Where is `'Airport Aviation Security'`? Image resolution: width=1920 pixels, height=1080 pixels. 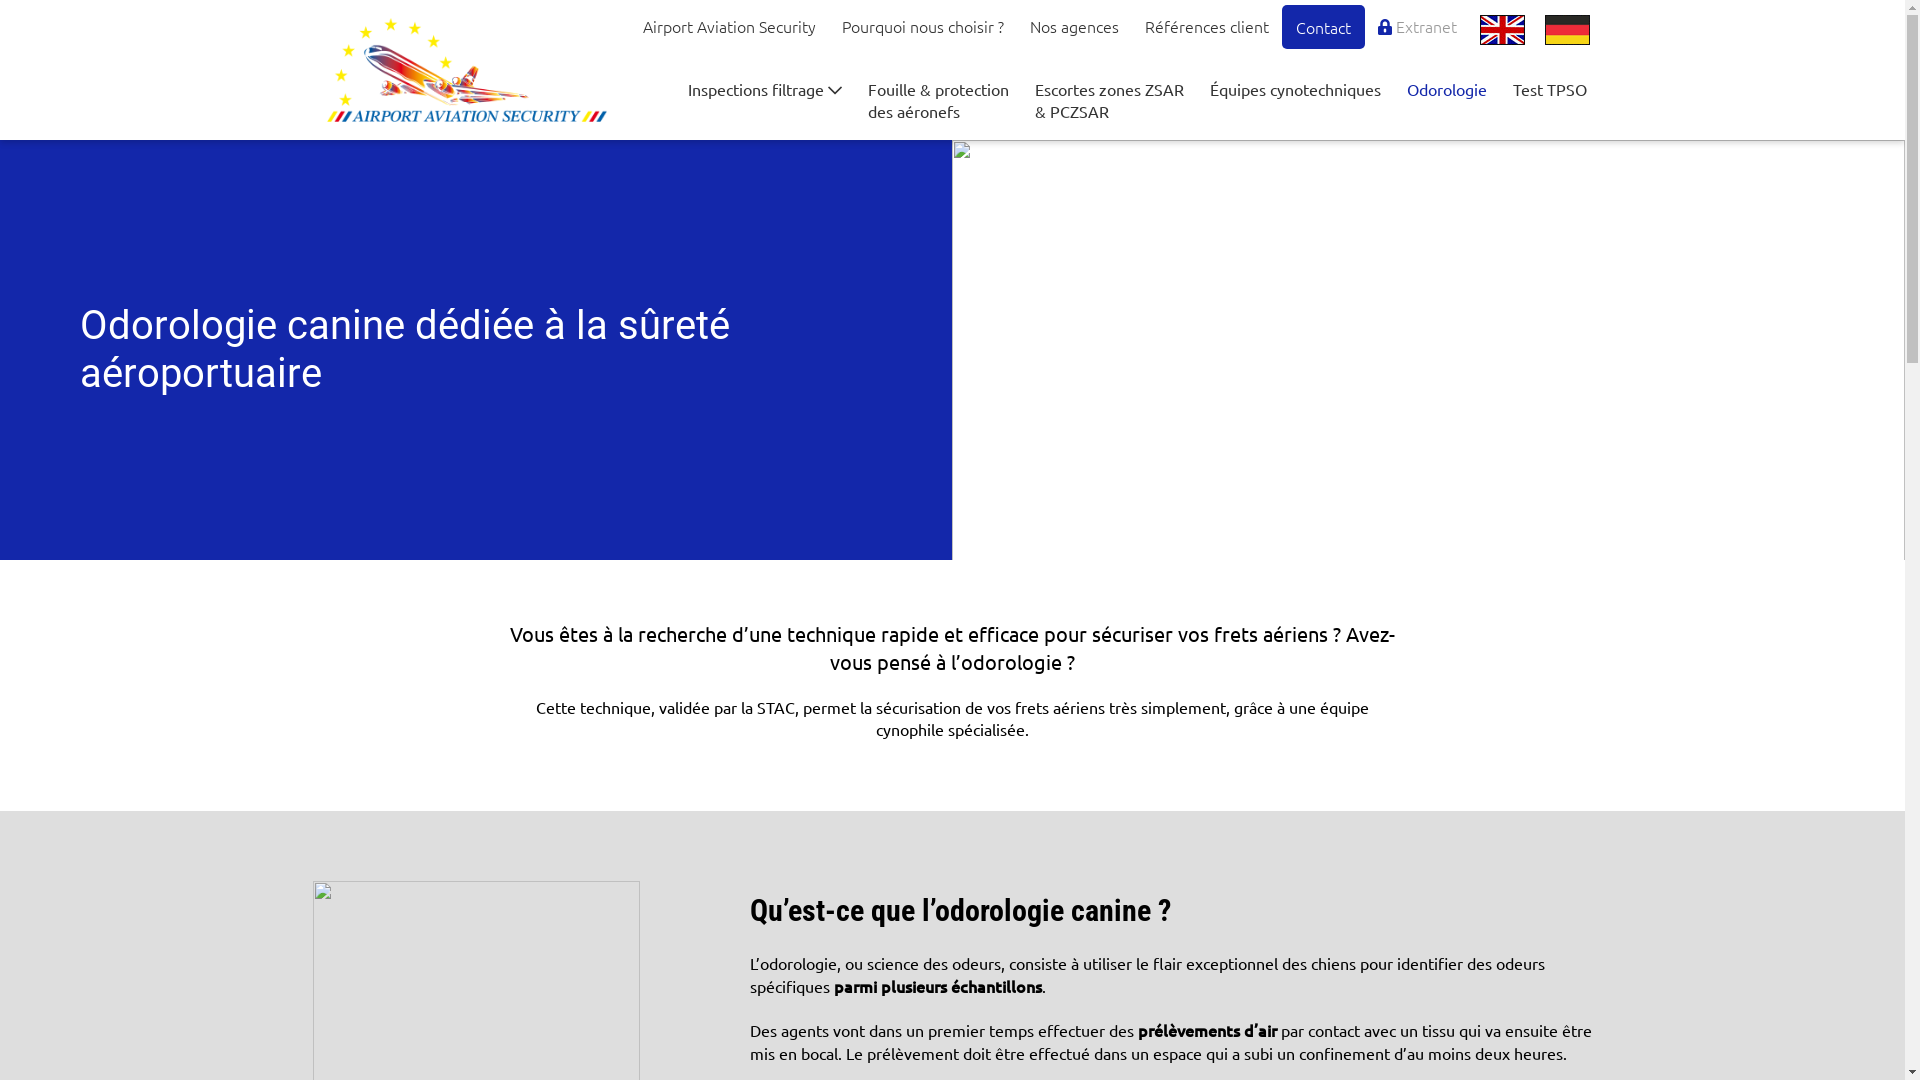
'Airport Aviation Security' is located at coordinates (728, 26).